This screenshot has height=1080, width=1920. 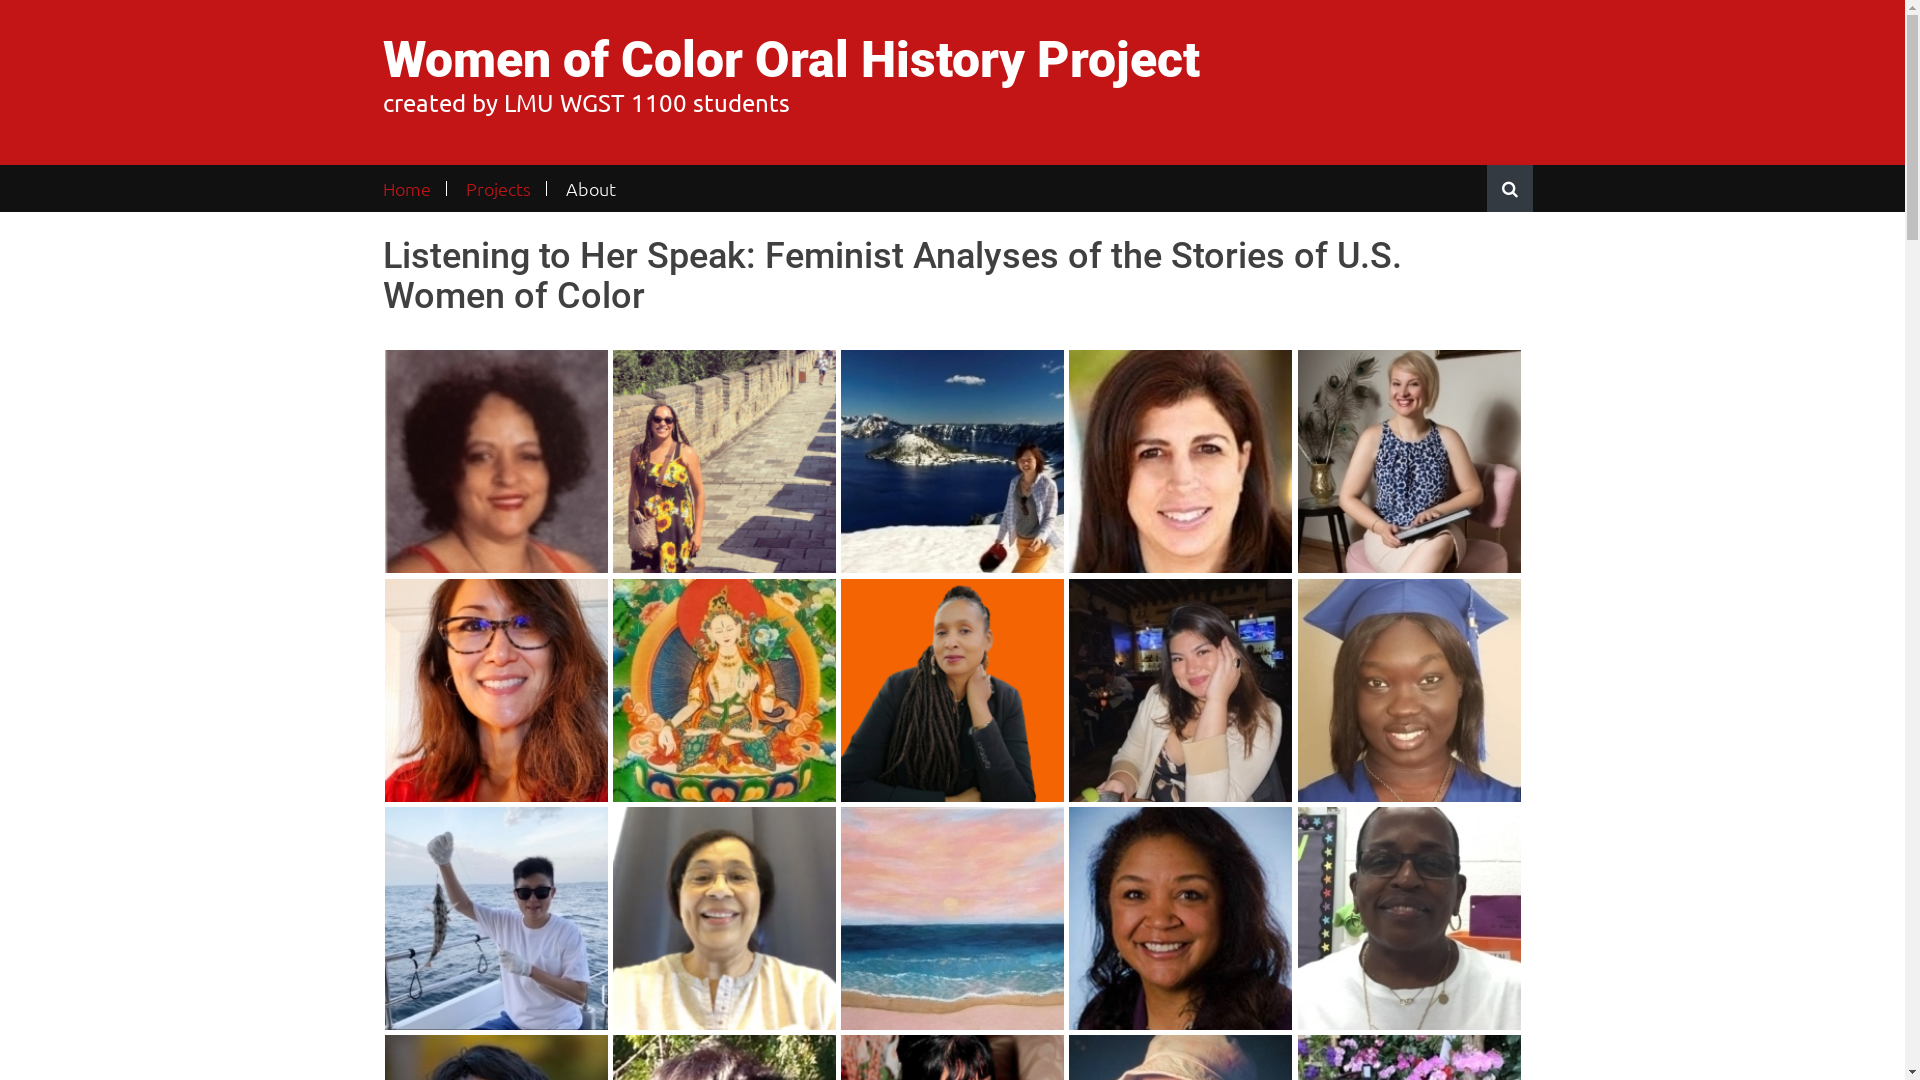 What do you see at coordinates (589, 188) in the screenshot?
I see `'About'` at bounding box center [589, 188].